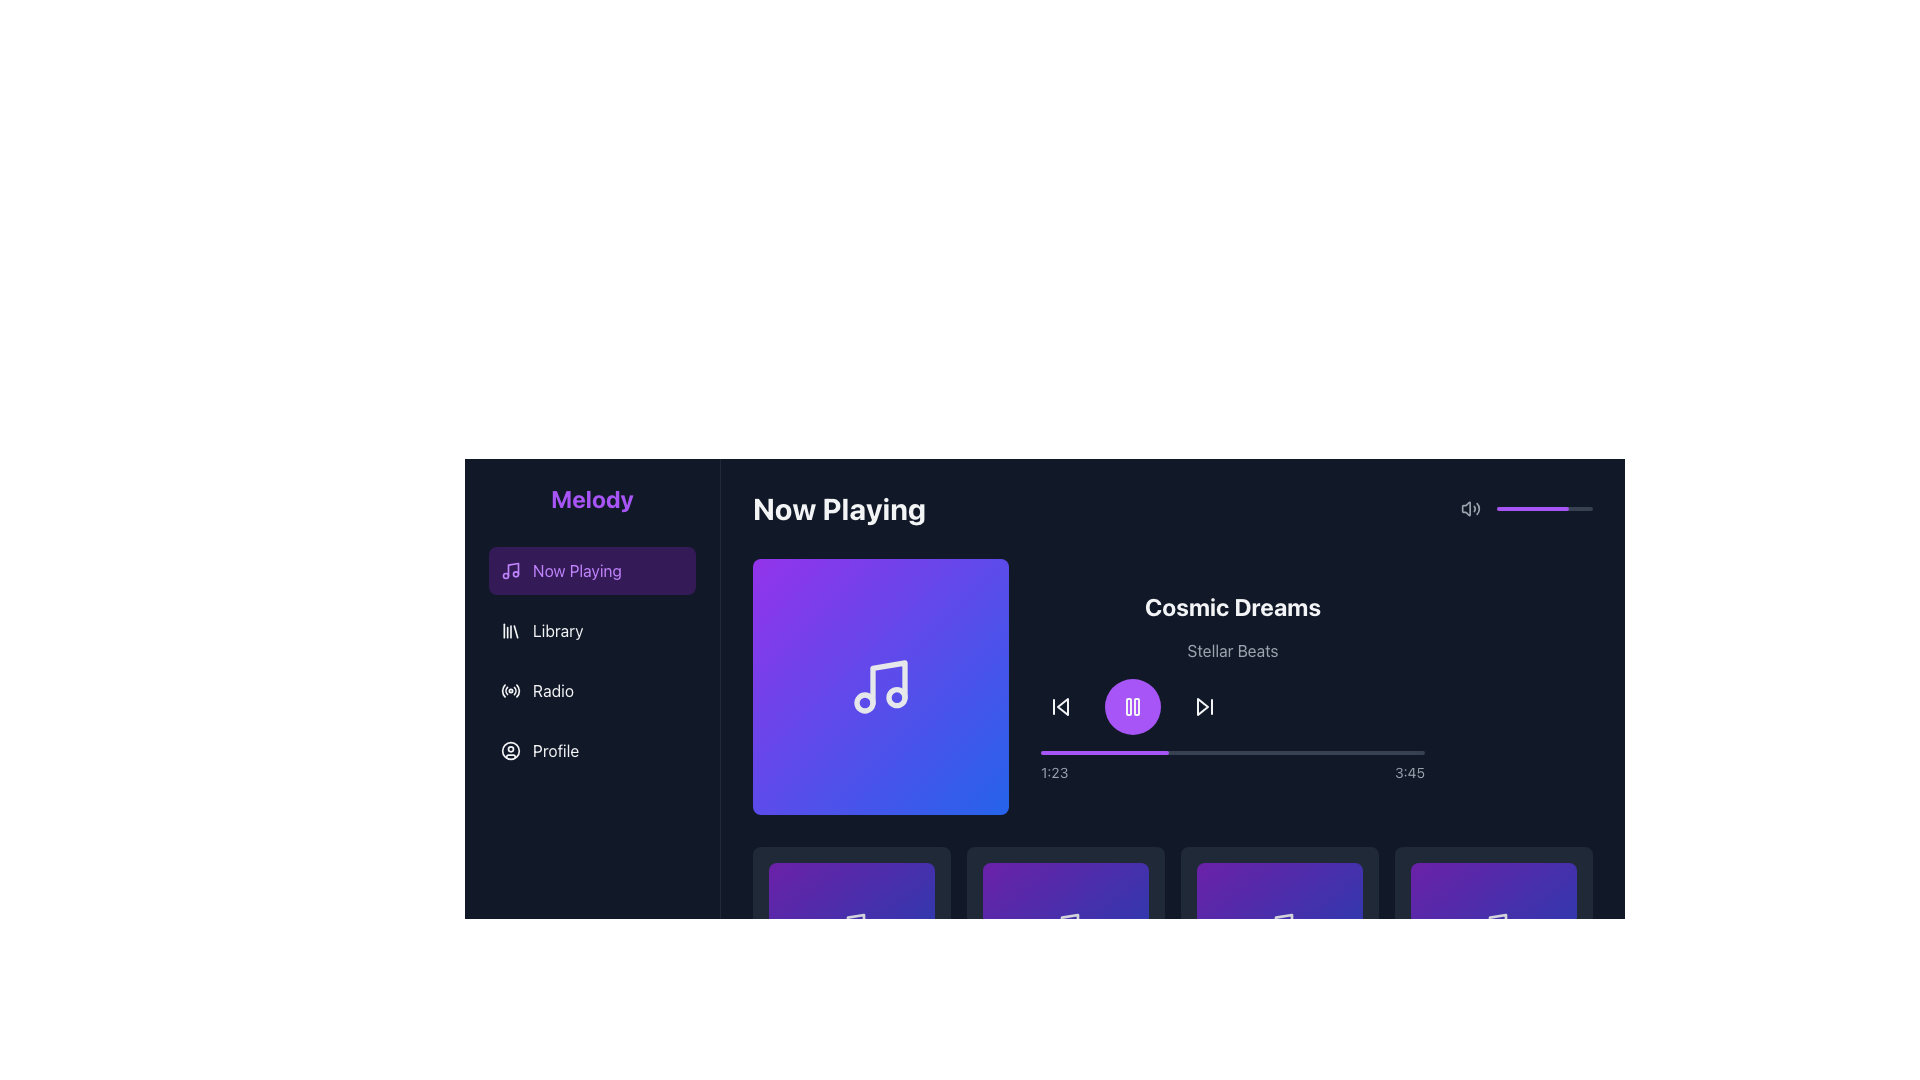 Image resolution: width=1920 pixels, height=1080 pixels. What do you see at coordinates (1203, 705) in the screenshot?
I see `the circular skip-forward button, which is the third interactive button in the row, to skip to the next track` at bounding box center [1203, 705].